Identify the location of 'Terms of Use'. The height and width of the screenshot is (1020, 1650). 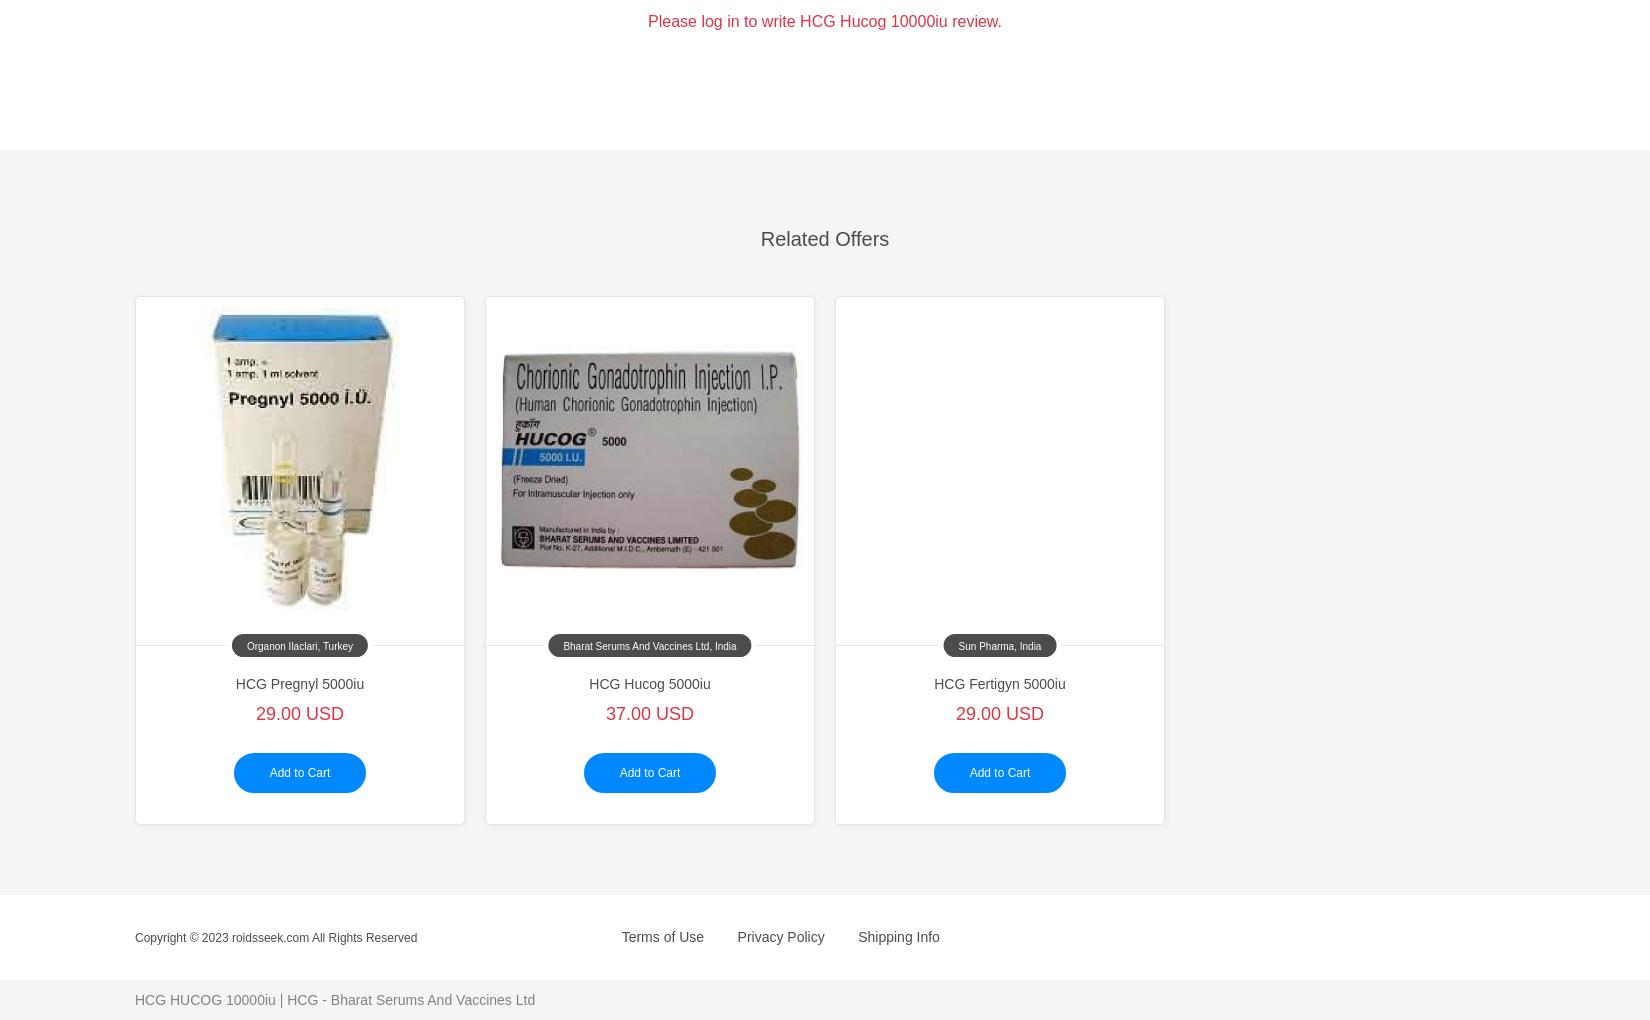
(661, 935).